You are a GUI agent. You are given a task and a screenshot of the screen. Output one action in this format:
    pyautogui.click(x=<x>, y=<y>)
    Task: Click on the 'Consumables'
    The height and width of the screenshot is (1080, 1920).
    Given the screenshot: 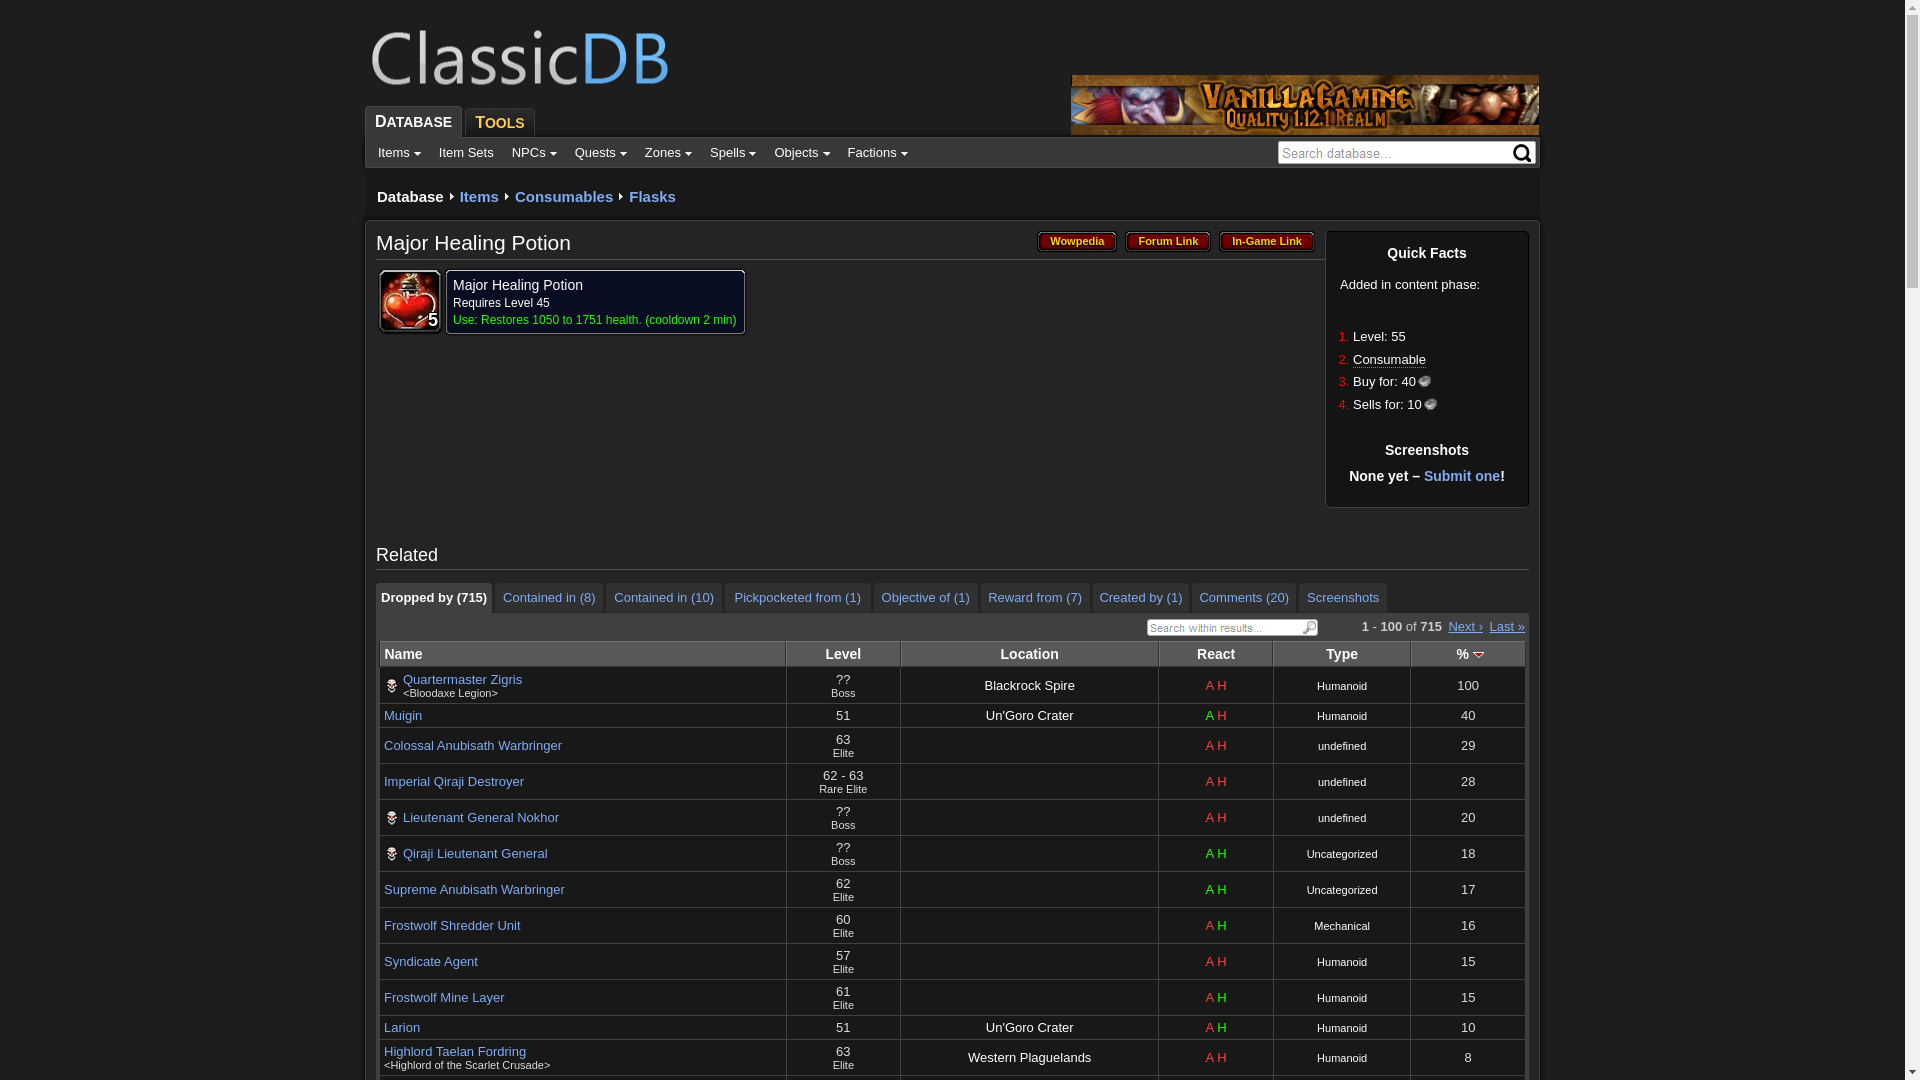 What is the action you would take?
    pyautogui.click(x=563, y=196)
    